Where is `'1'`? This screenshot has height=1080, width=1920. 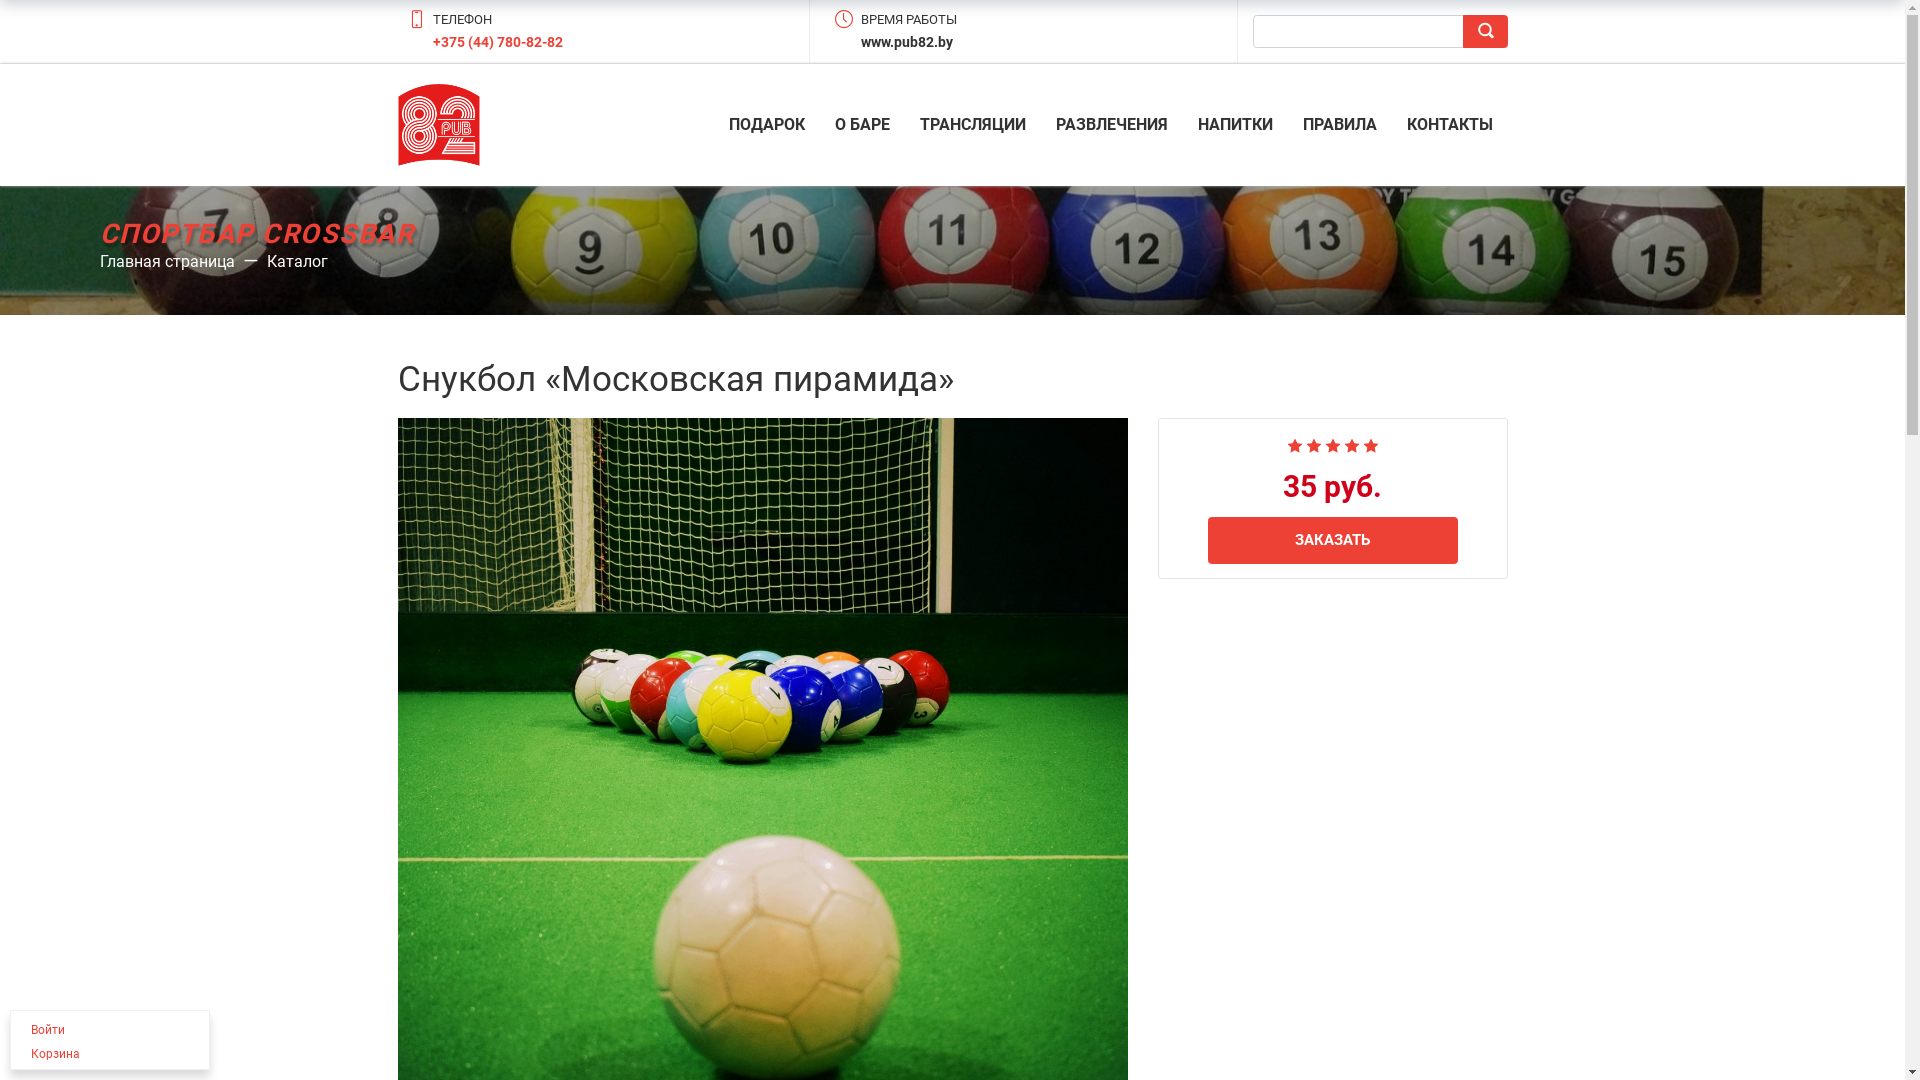 '1' is located at coordinates (1286, 442).